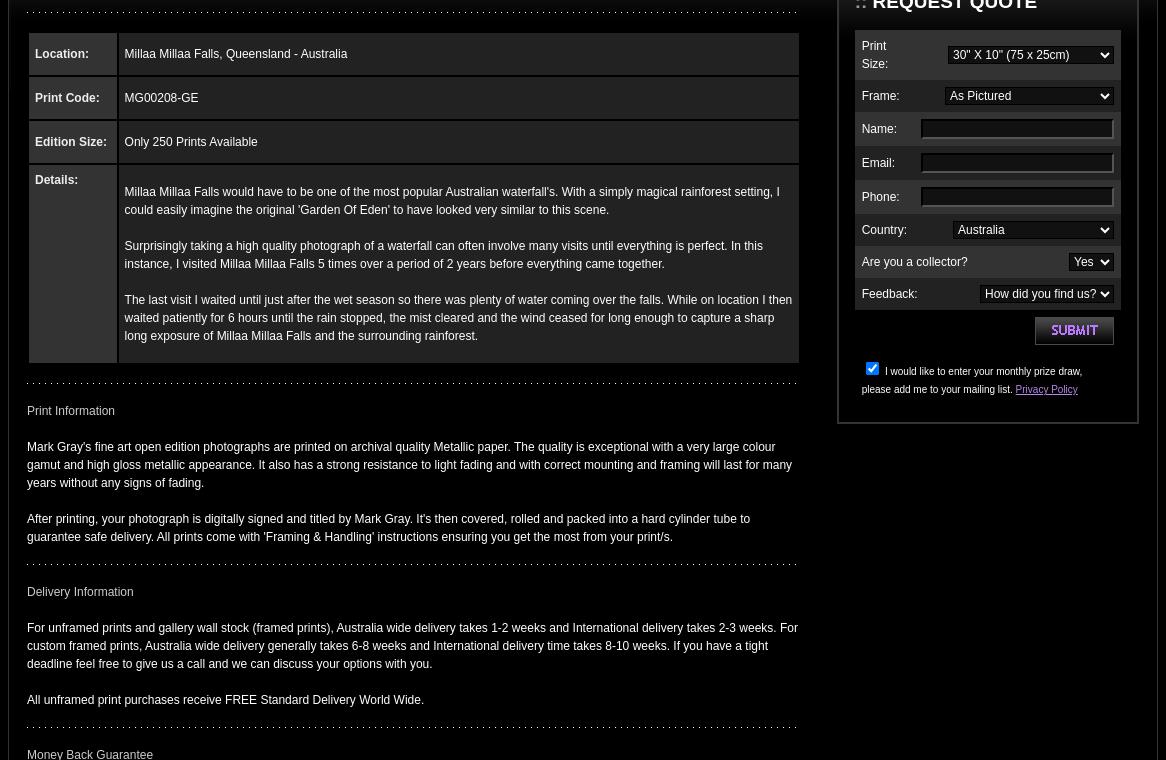  I want to click on 'Name:', so click(860, 128).